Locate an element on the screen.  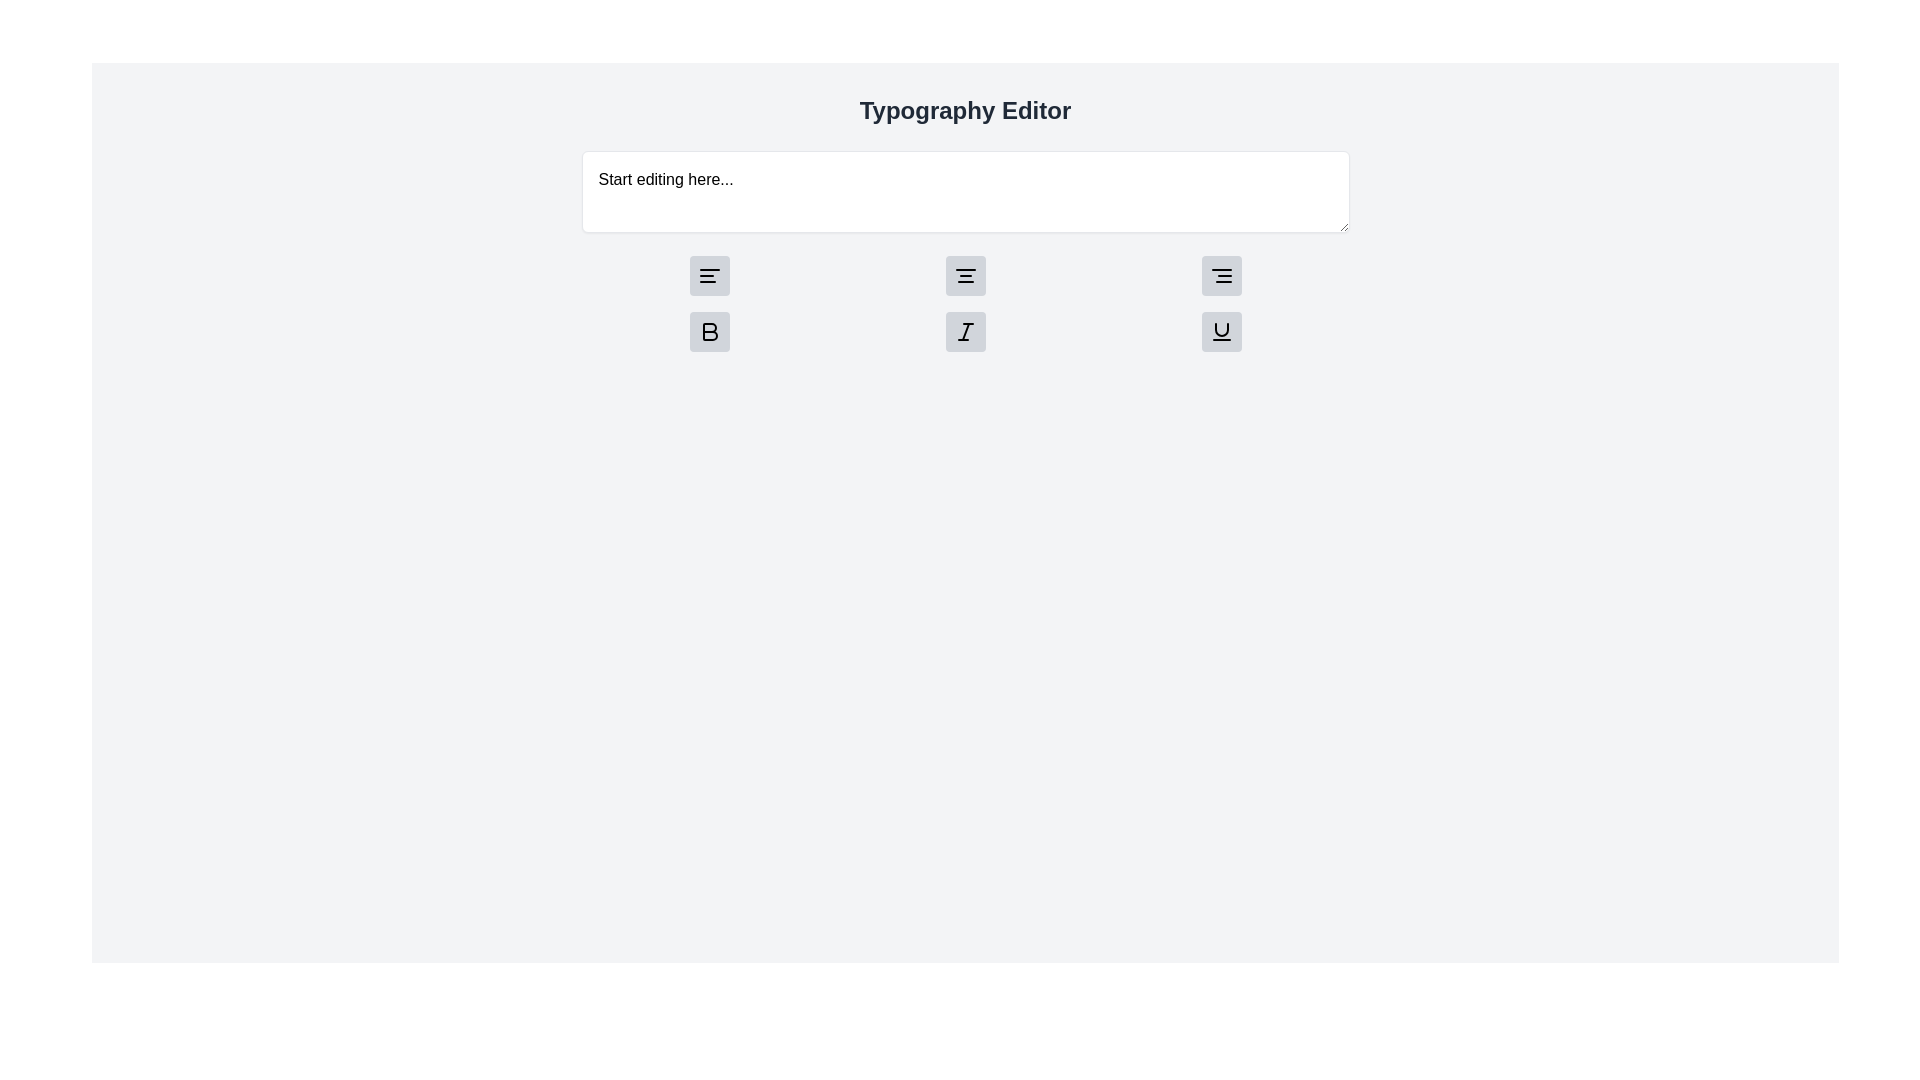
the square-shaped icon button with an underline symbol to apply underline formatting is located at coordinates (1220, 330).